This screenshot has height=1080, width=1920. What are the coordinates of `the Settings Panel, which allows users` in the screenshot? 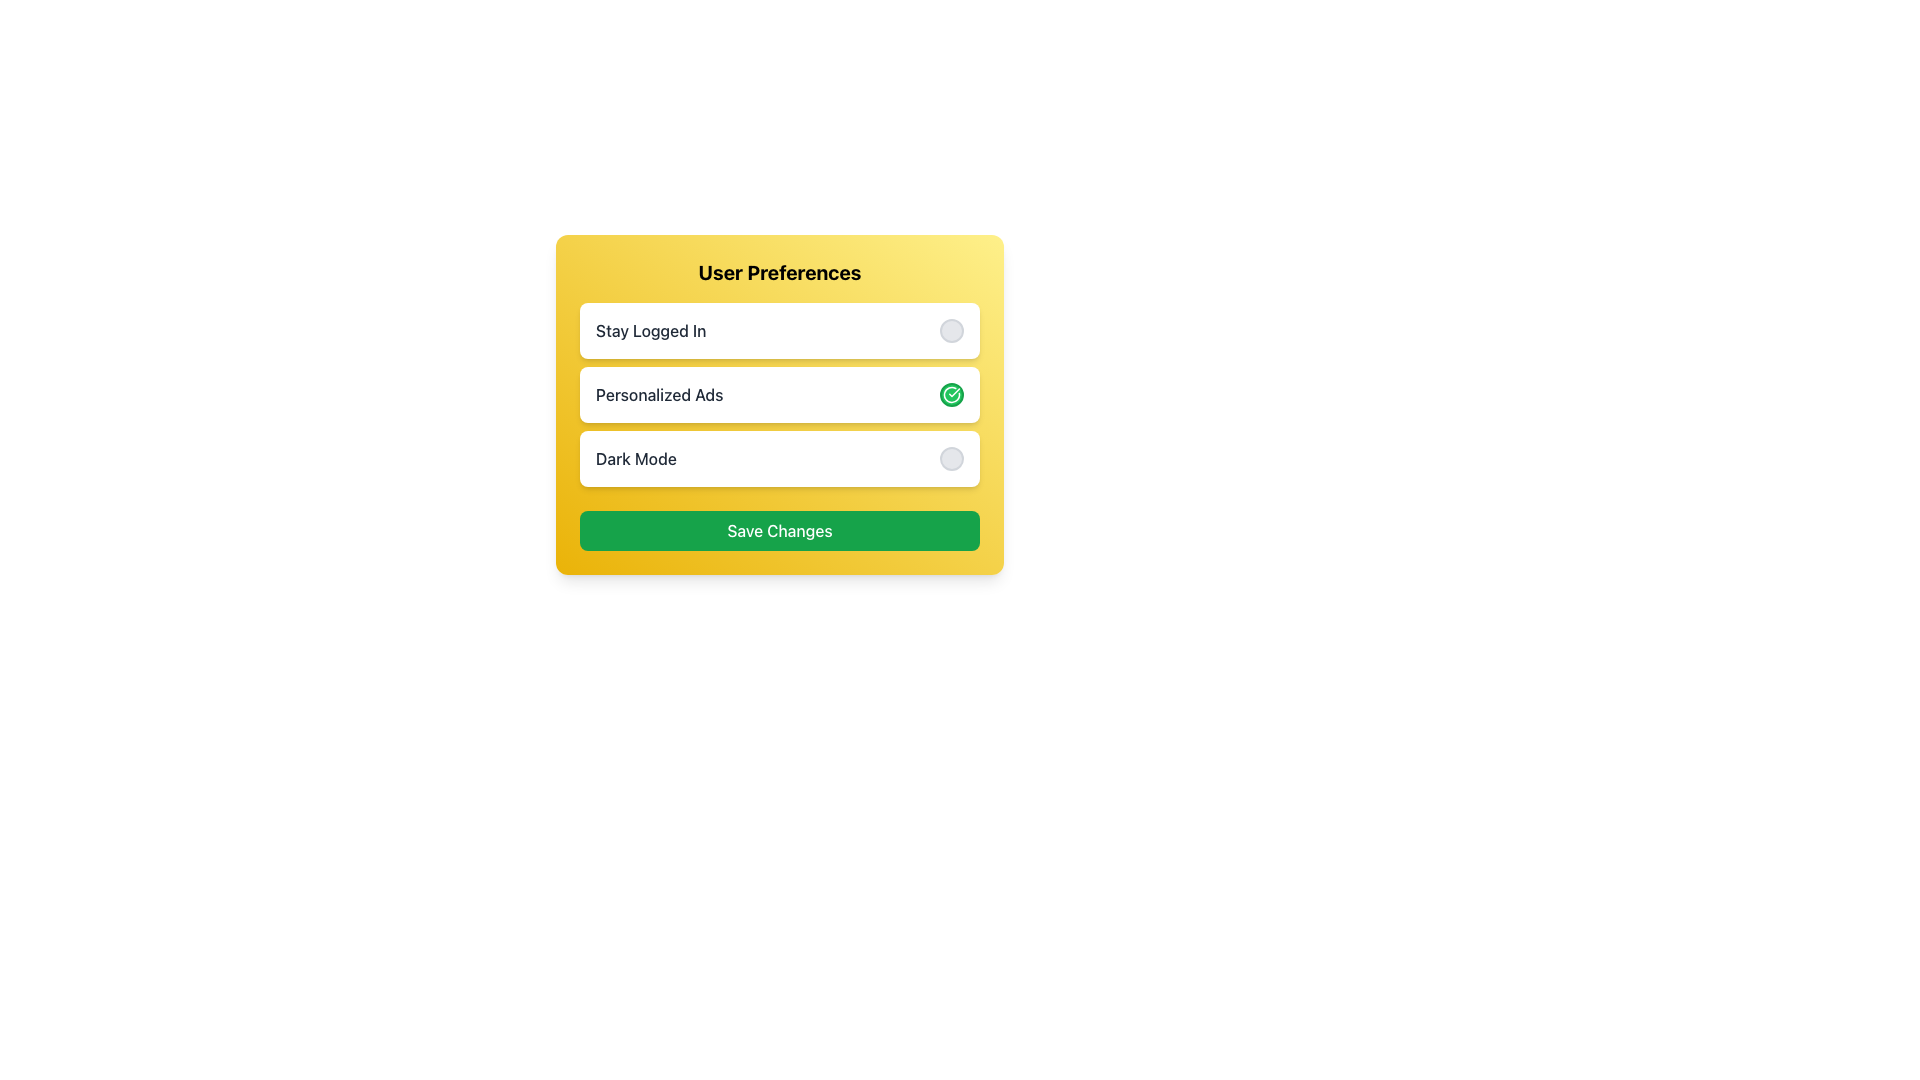 It's located at (778, 405).